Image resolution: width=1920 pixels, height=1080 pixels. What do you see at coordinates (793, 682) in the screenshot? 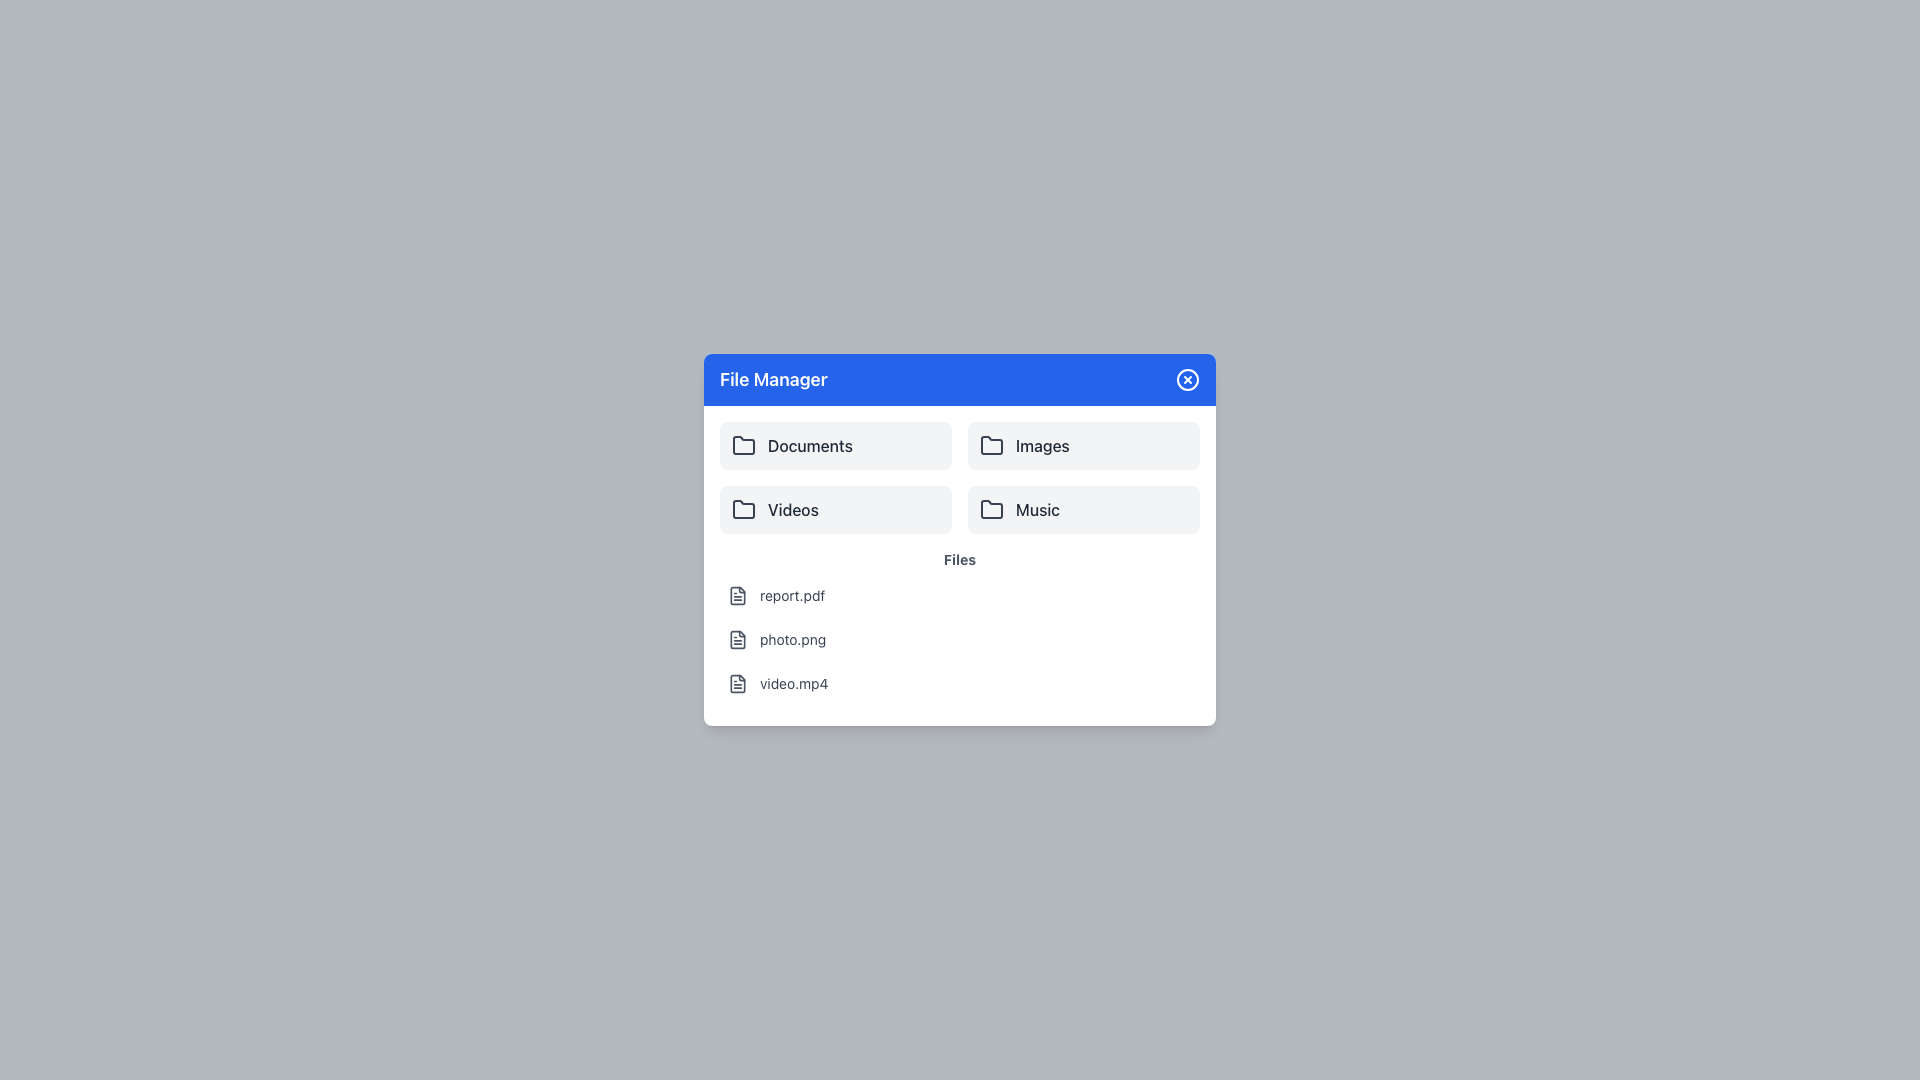
I see `the text label representing the file name 'video.mp4' in the file manager interface, which is the last item in a vertical list of file names` at bounding box center [793, 682].